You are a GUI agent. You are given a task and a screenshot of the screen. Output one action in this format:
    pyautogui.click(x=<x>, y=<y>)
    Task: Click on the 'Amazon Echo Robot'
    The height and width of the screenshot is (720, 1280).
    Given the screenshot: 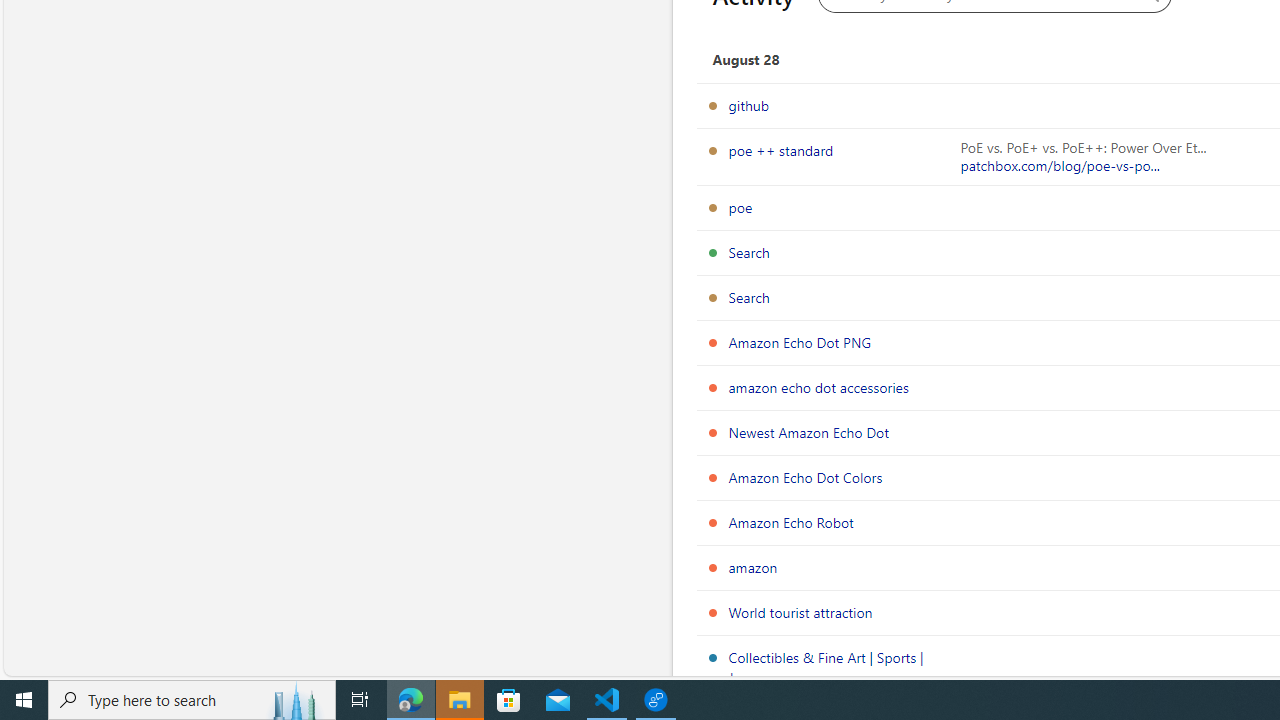 What is the action you would take?
    pyautogui.click(x=790, y=521)
    